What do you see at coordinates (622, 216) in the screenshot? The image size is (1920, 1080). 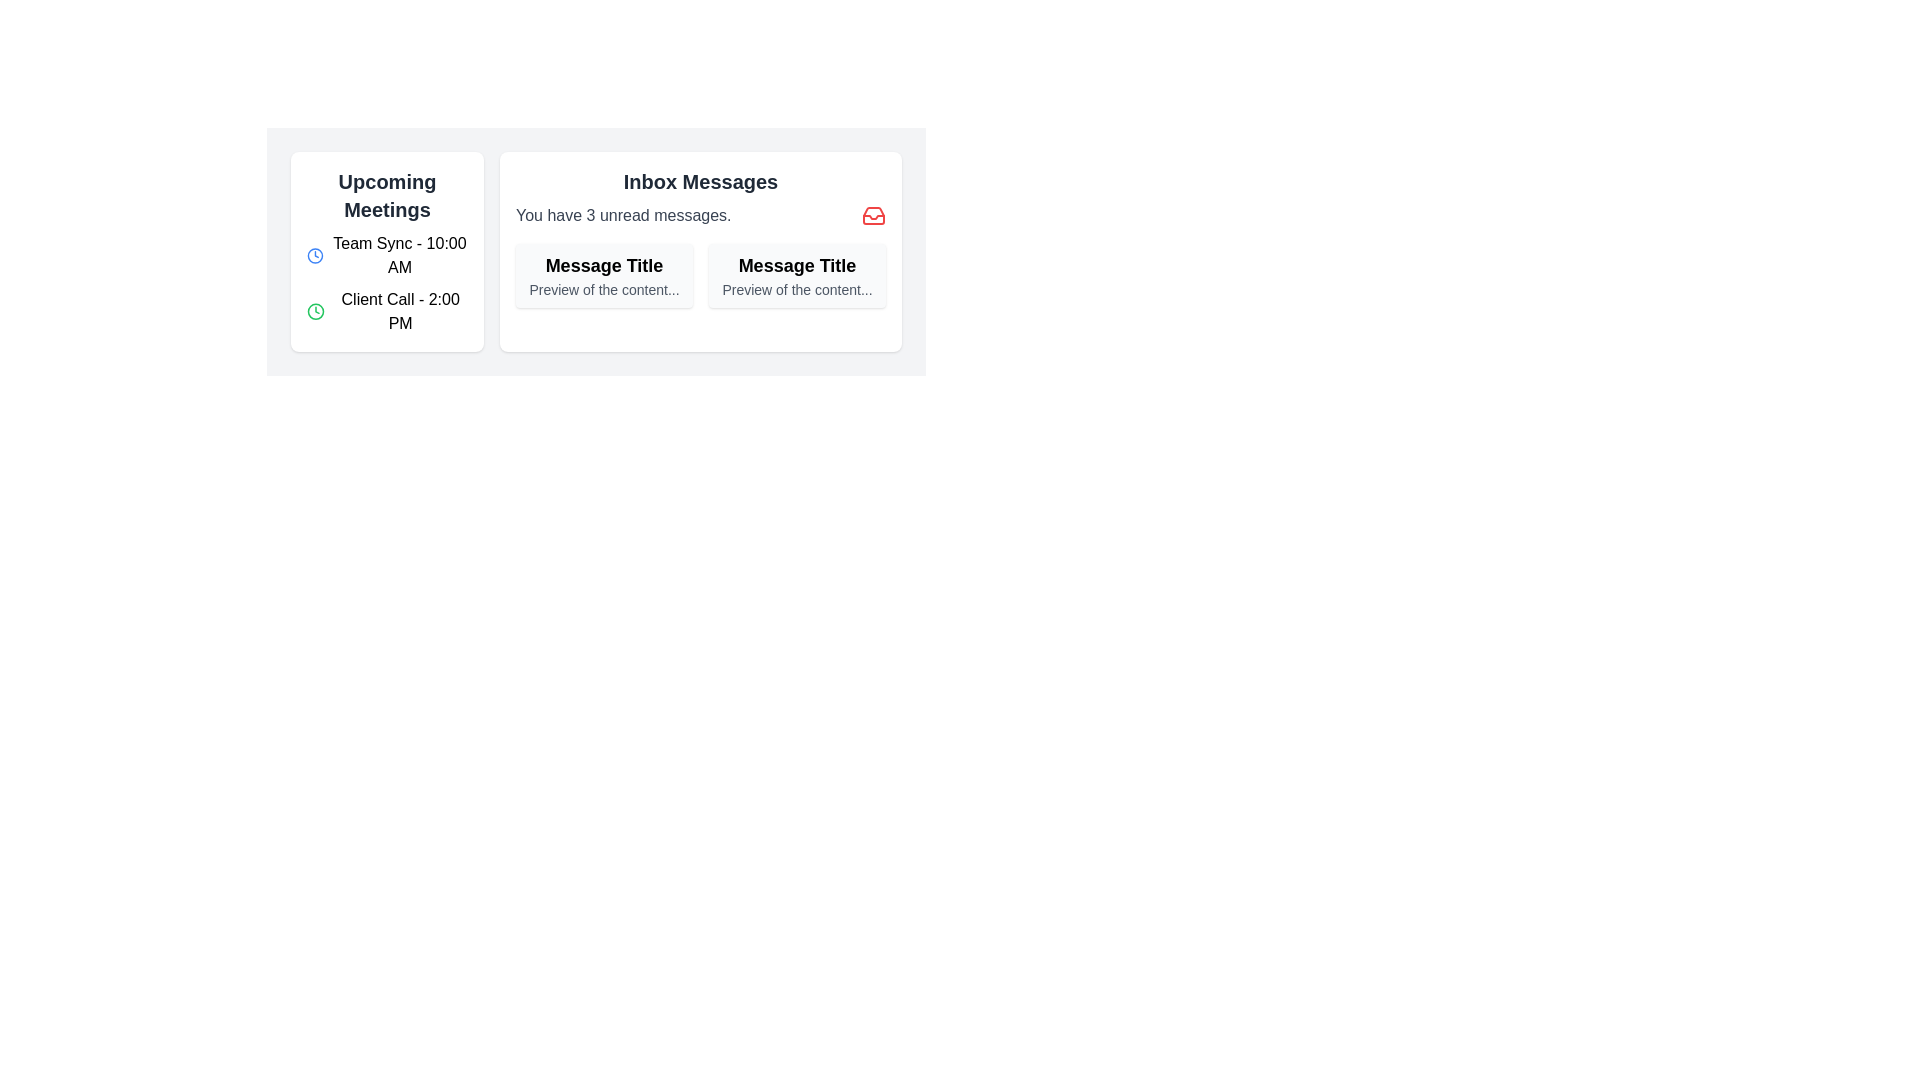 I see `the static text message stating 'You have 3 unread messages.' located in the 'Inbox Messages' section, positioned above two message previews and aligned with a red inbox icon` at bounding box center [622, 216].